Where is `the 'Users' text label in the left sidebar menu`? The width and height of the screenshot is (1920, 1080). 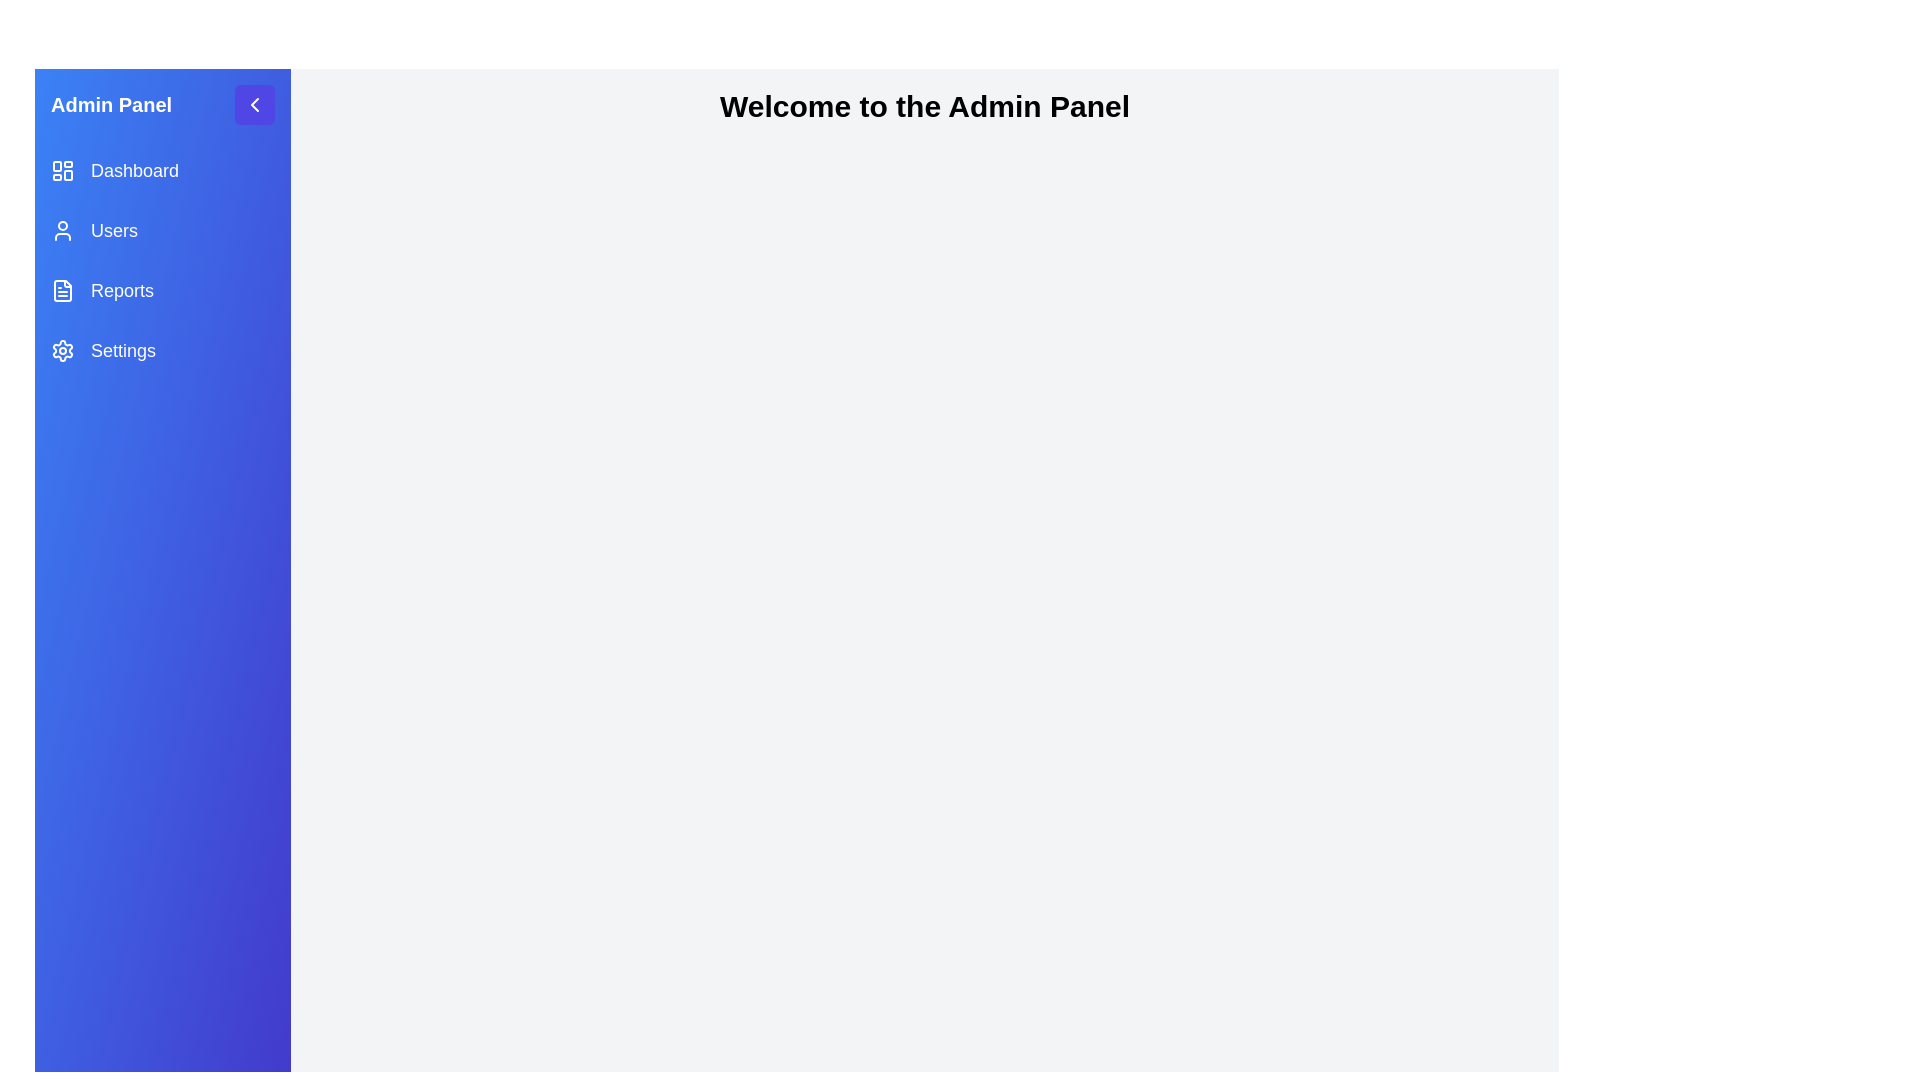
the 'Users' text label in the left sidebar menu is located at coordinates (113, 230).